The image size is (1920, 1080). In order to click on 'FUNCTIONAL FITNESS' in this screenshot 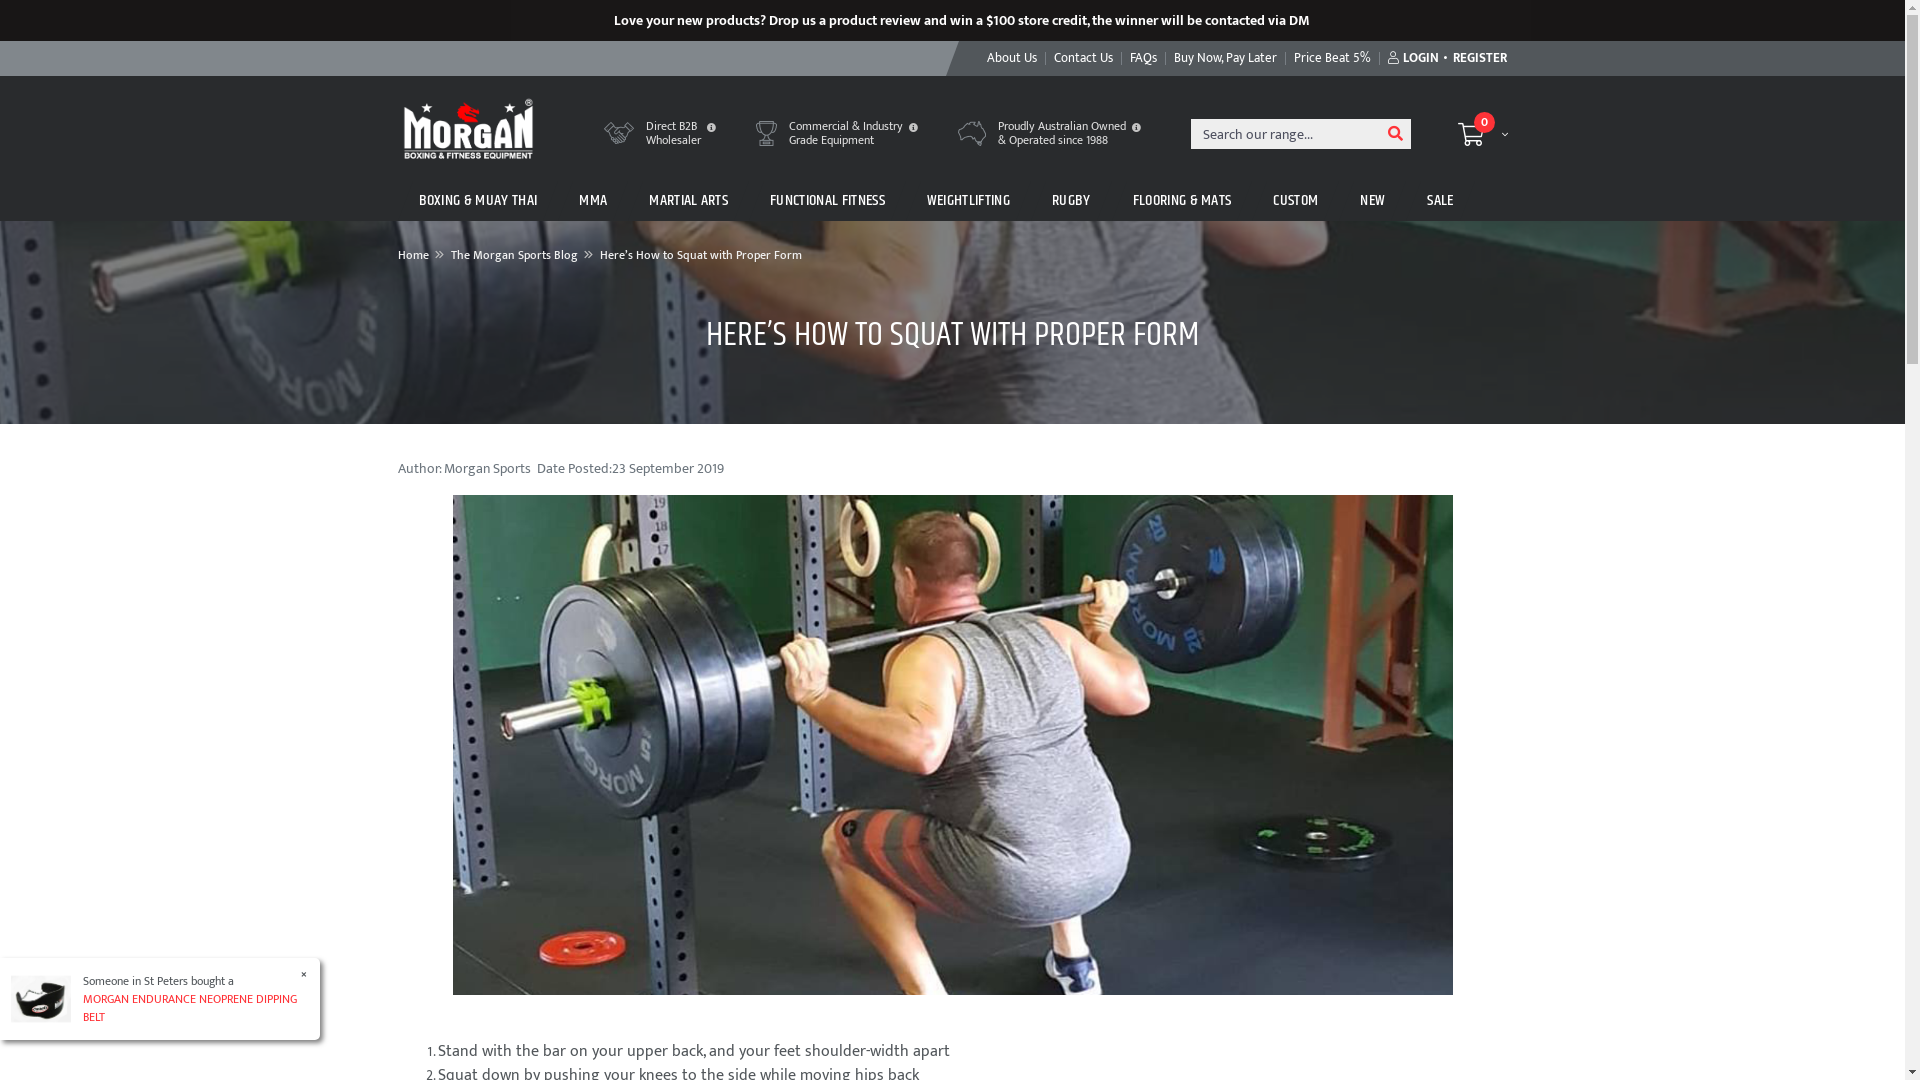, I will do `click(827, 200)`.